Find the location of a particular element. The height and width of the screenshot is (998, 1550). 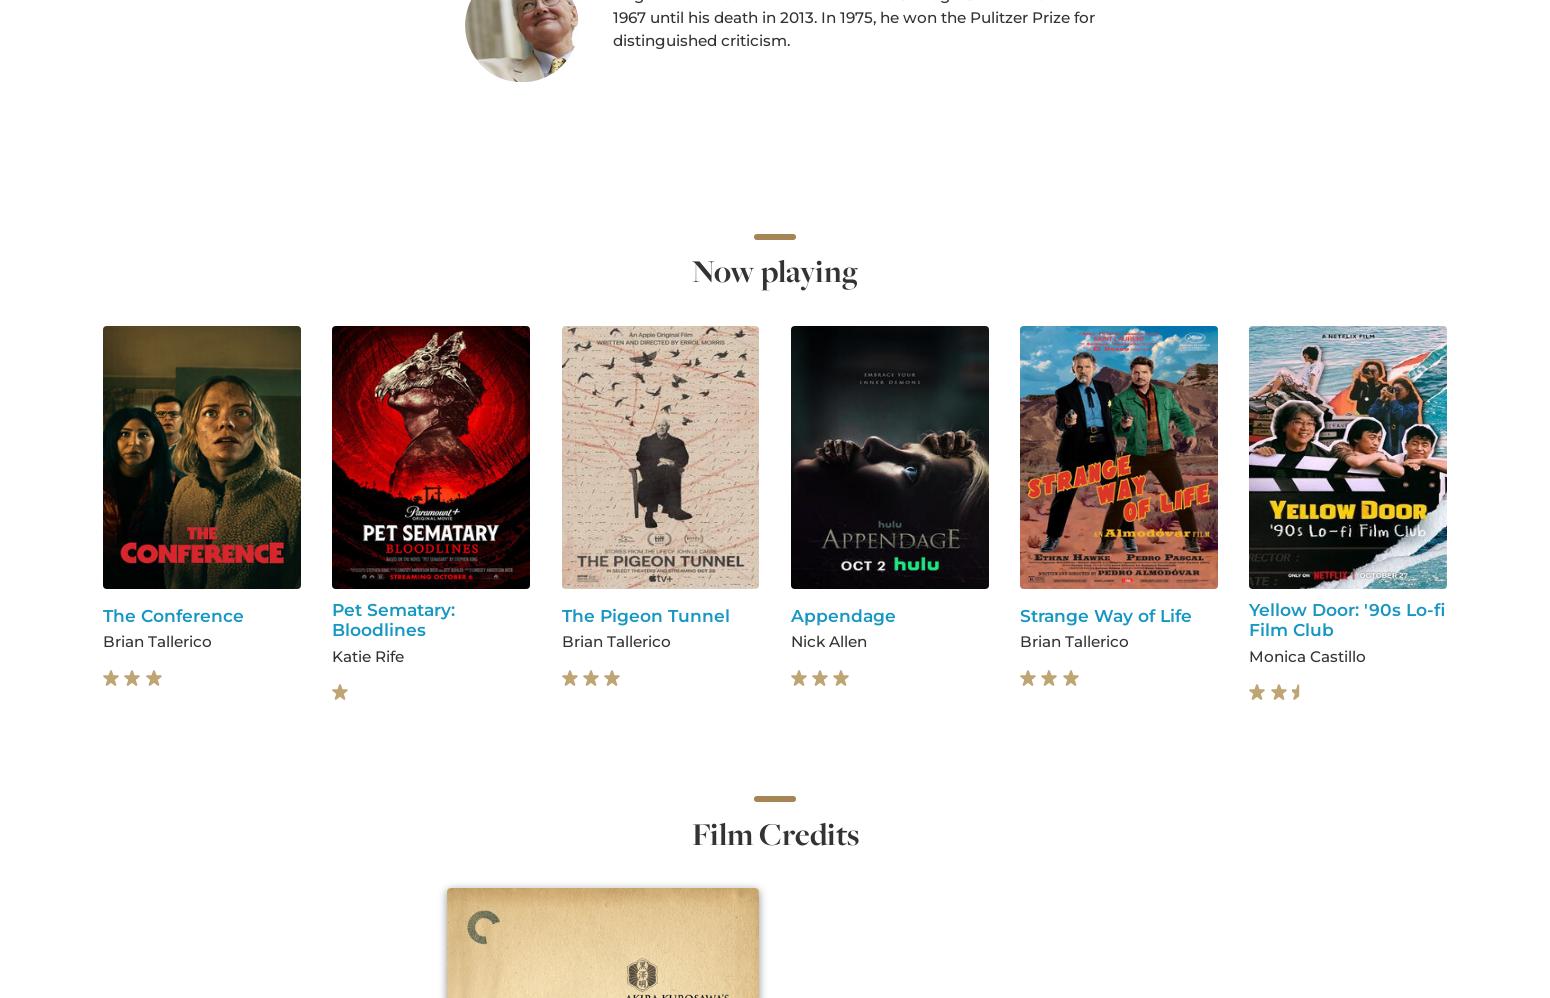

'Appendage' is located at coordinates (841, 614).